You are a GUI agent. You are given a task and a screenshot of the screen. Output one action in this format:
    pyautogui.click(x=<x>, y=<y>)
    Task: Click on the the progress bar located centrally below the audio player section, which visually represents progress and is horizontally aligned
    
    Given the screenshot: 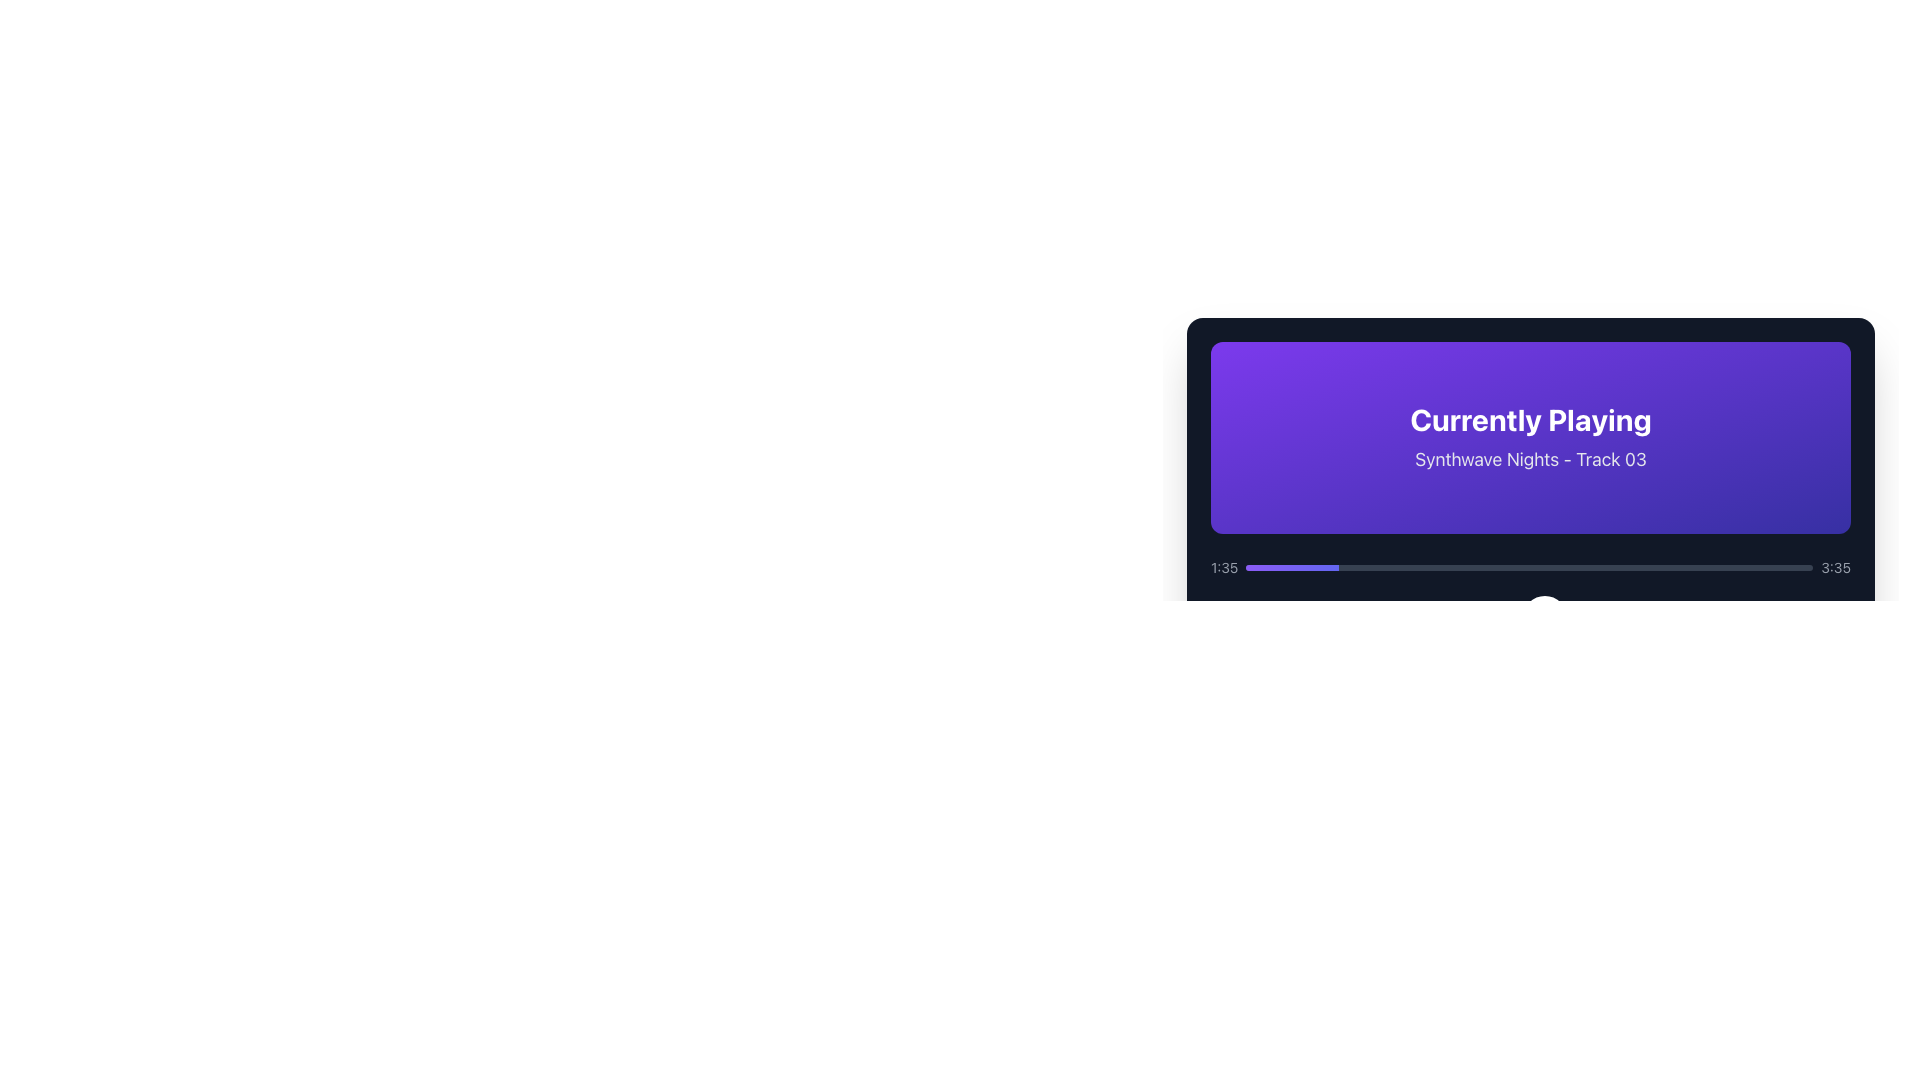 What is the action you would take?
    pyautogui.click(x=1286, y=616)
    